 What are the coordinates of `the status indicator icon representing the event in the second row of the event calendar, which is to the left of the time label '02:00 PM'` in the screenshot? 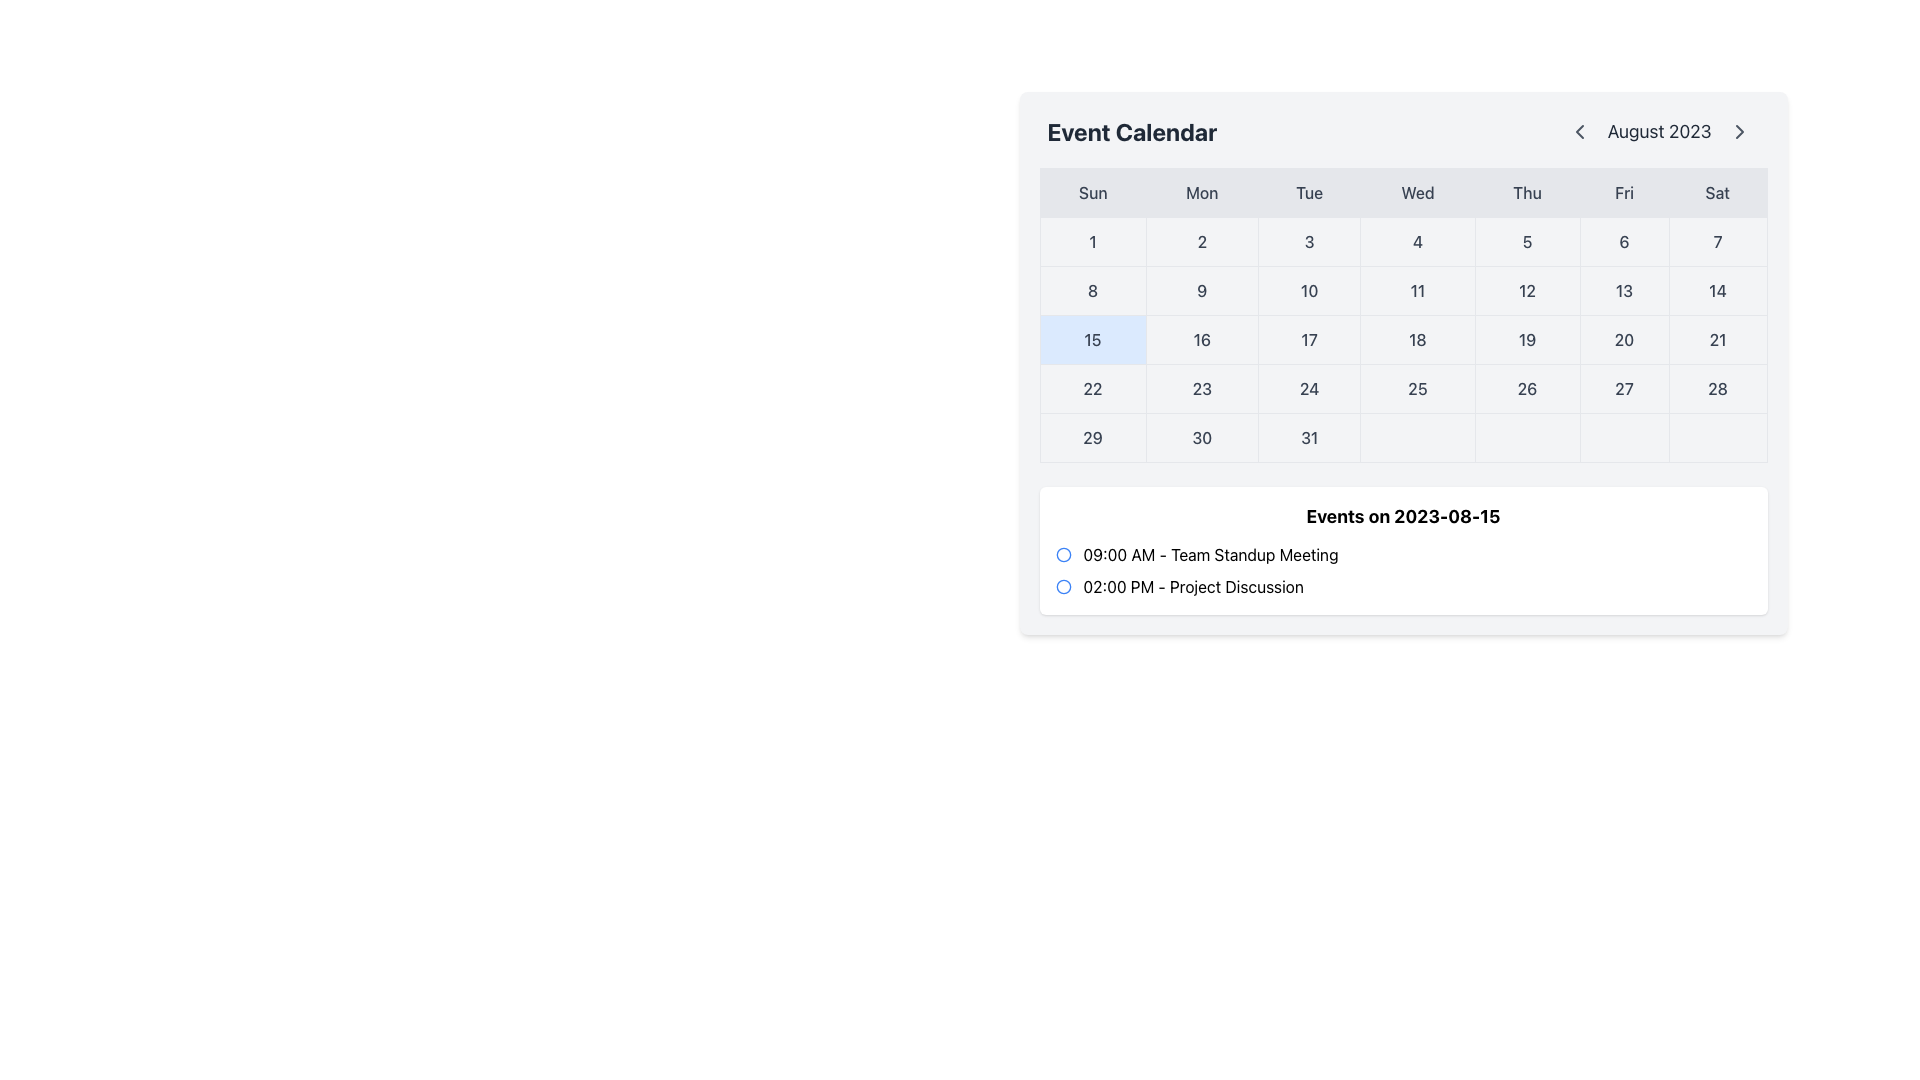 It's located at (1062, 585).